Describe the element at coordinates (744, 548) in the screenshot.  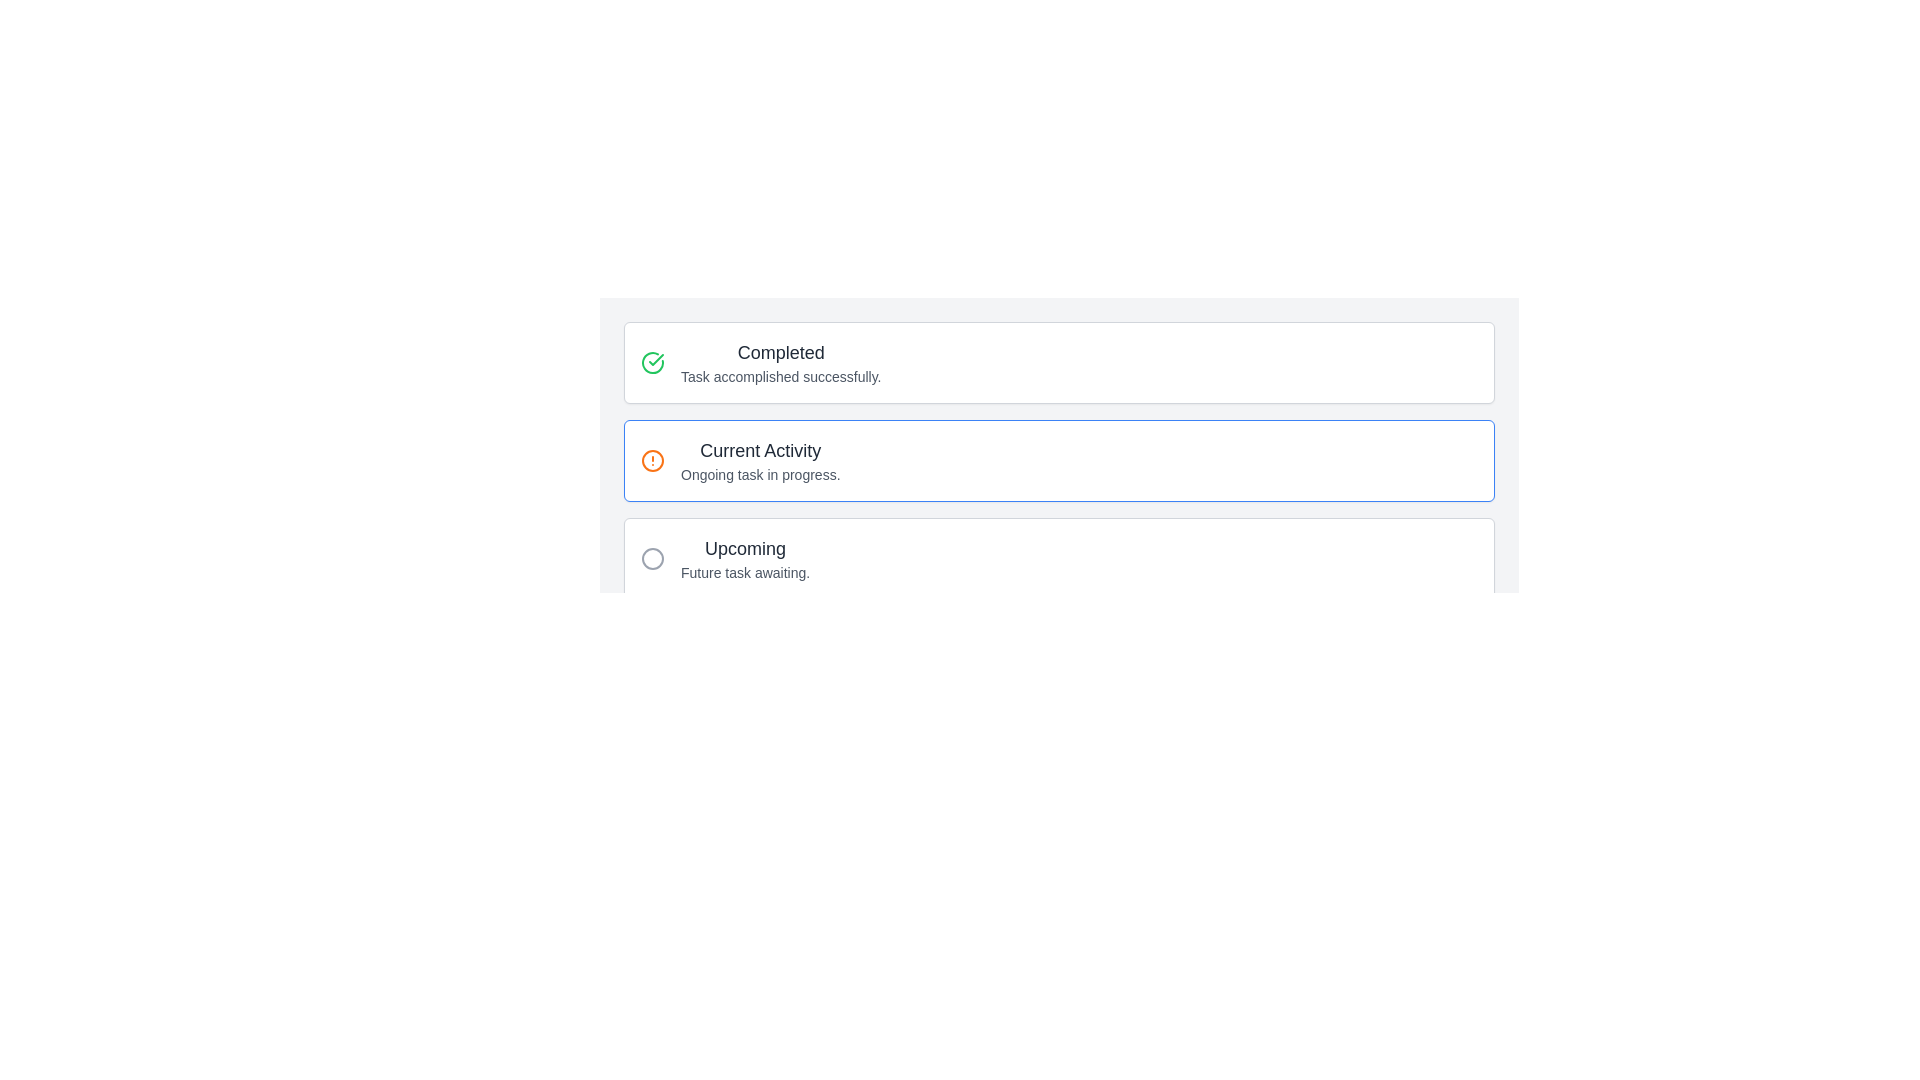
I see `the 'Upcoming' text label, which is displayed in a larger, bold, dark gray font, located in the third section below 'Current Activity.'` at that location.